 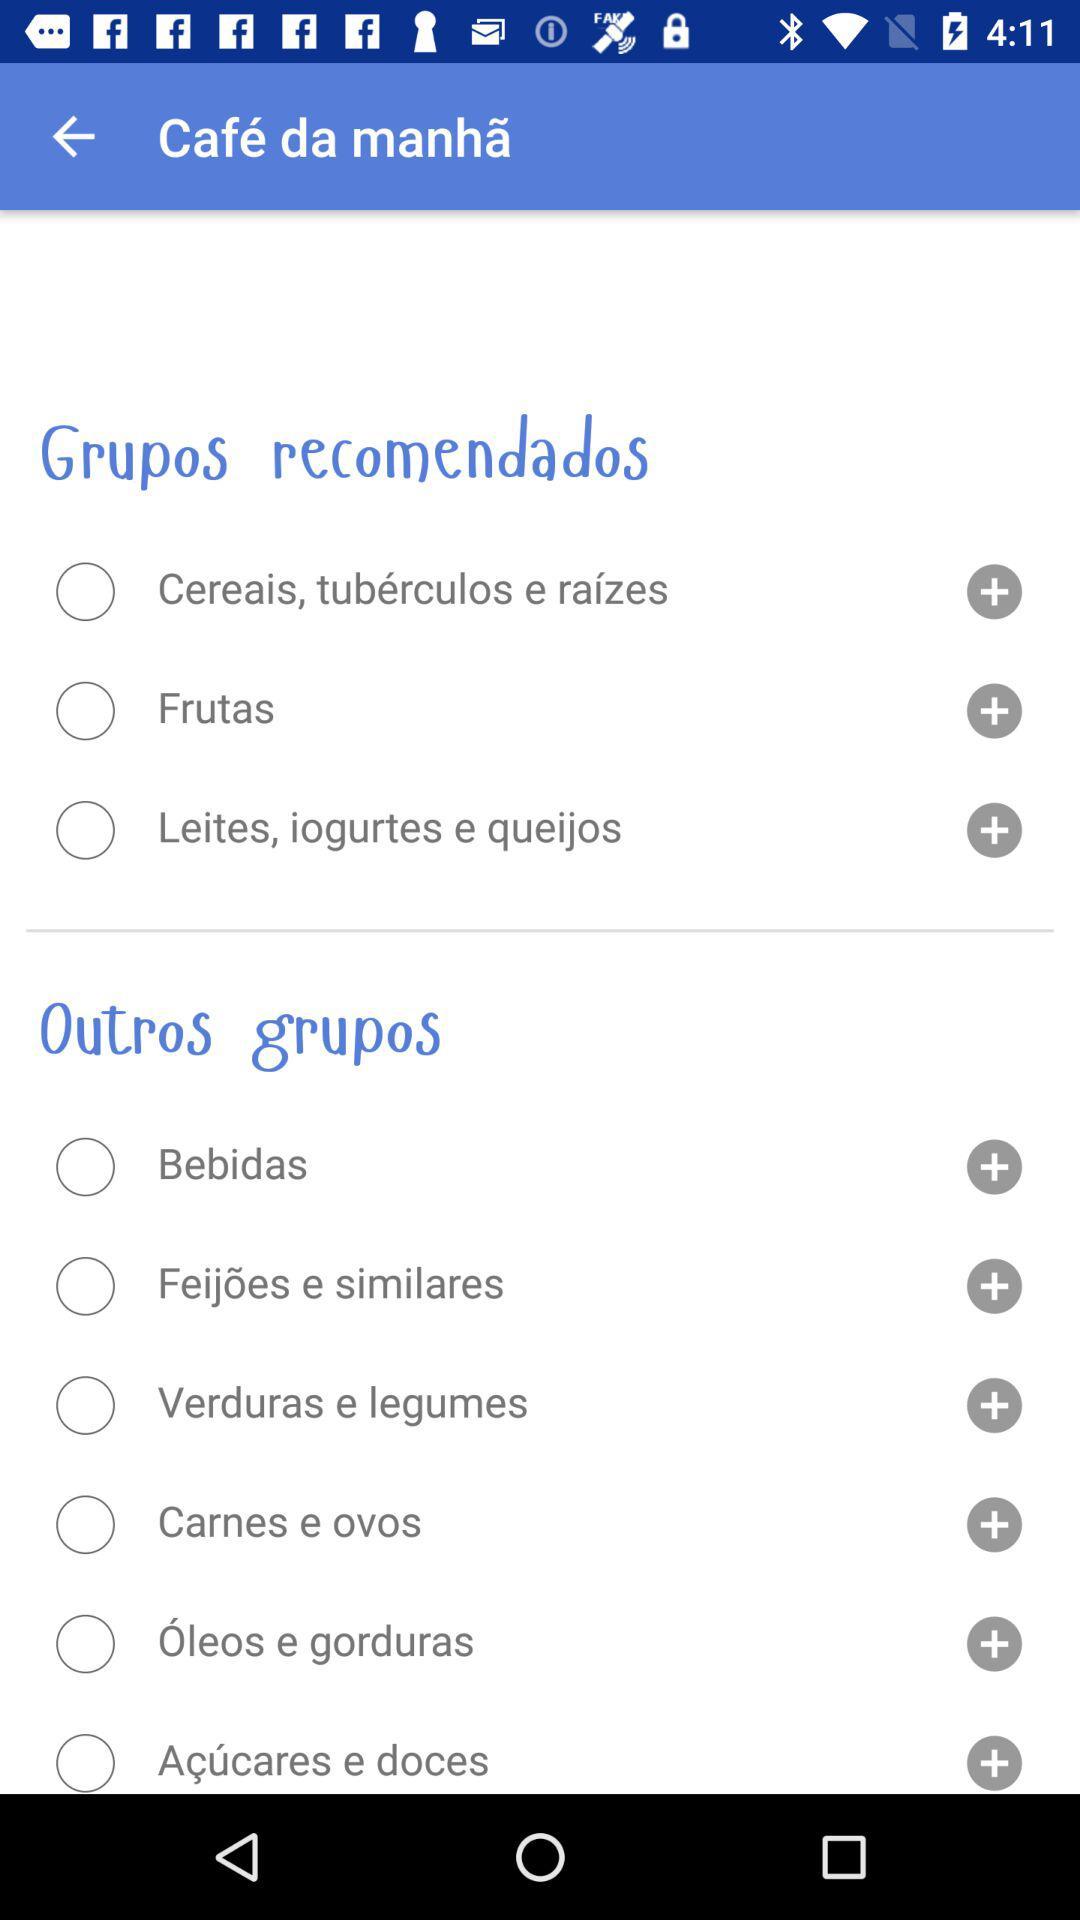 What do you see at coordinates (84, 590) in the screenshot?
I see `choose the option cereais tubrculos e razes` at bounding box center [84, 590].